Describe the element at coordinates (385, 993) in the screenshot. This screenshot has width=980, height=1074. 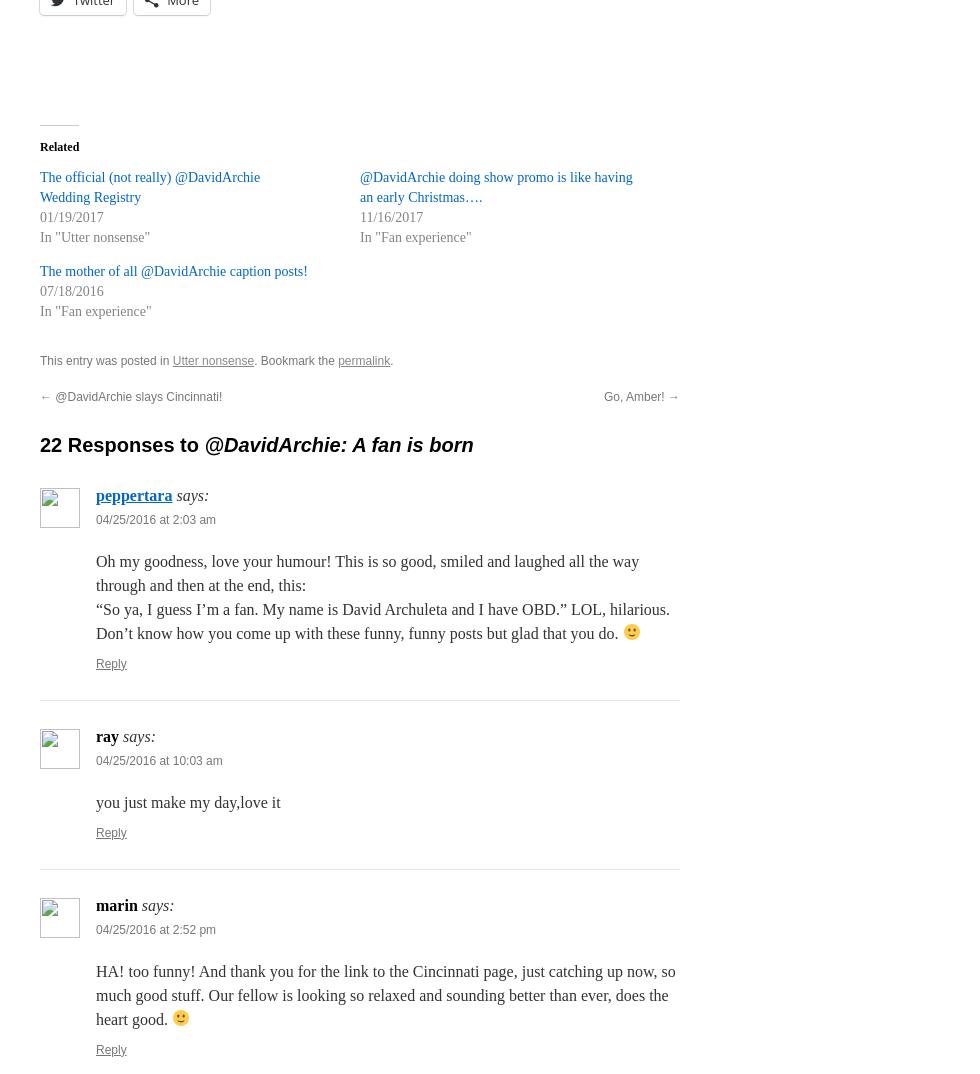
I see `'HA! too funny! And thank you for the link to the Cincinnati page, just catching up now, so much good stuff. Our fellow is looking so relaxed and sounding better than ever, does the heart good.'` at that location.